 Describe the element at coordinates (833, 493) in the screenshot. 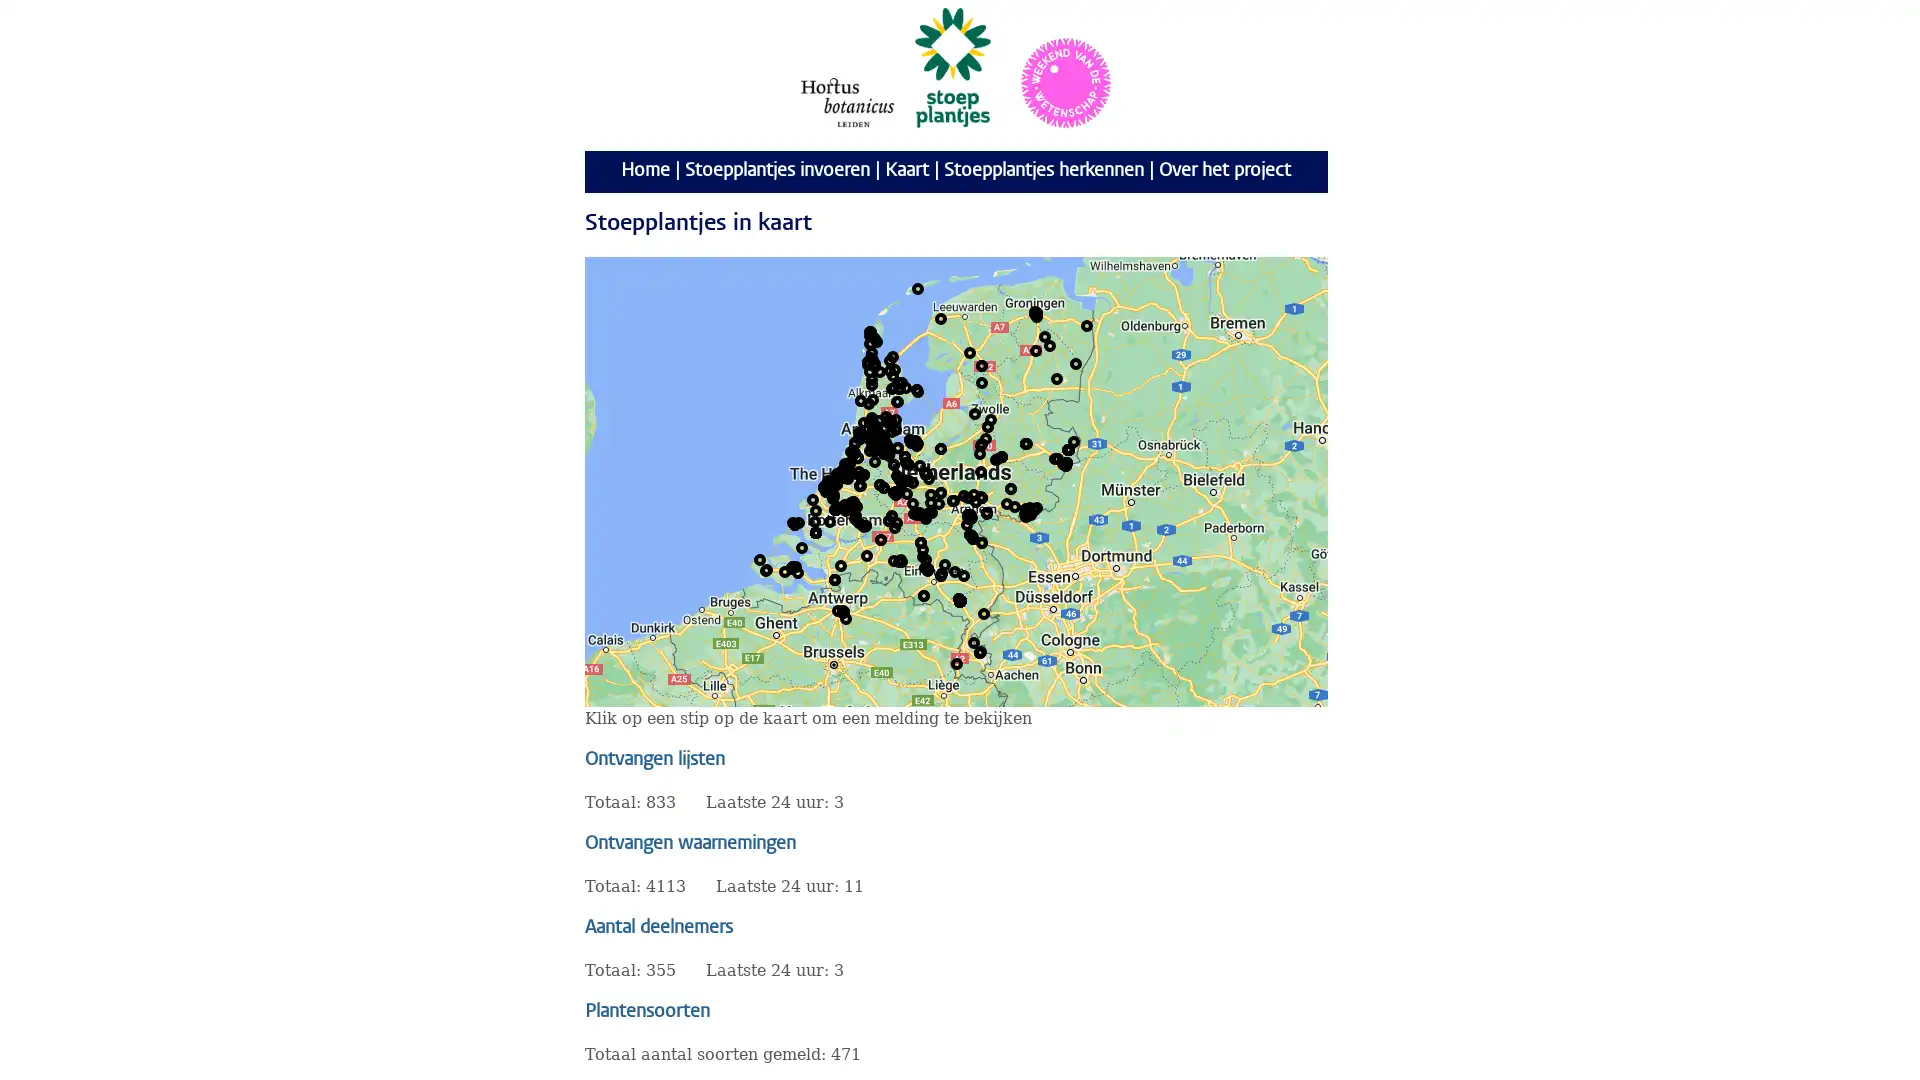

I see `Telling van Aletta op 13 oktober 2021` at that location.